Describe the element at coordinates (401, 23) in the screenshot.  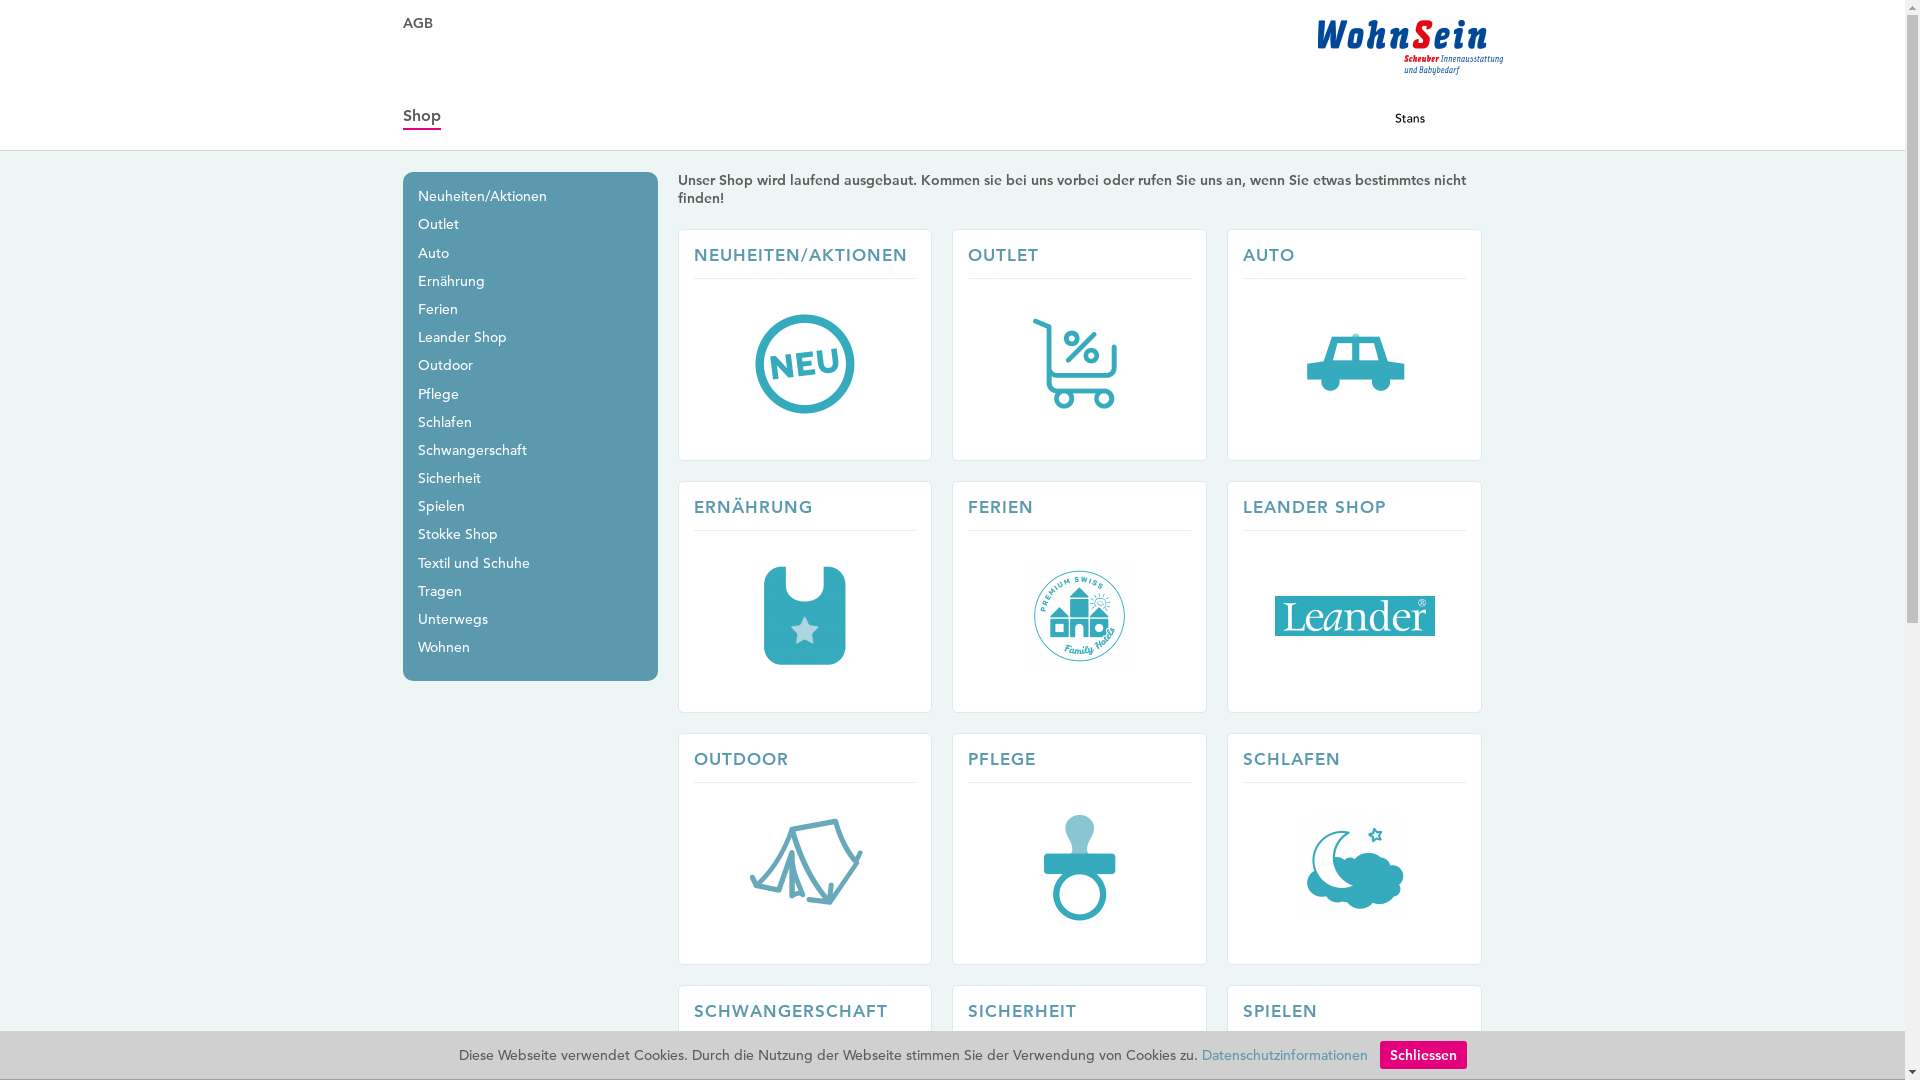
I see `'AGB'` at that location.